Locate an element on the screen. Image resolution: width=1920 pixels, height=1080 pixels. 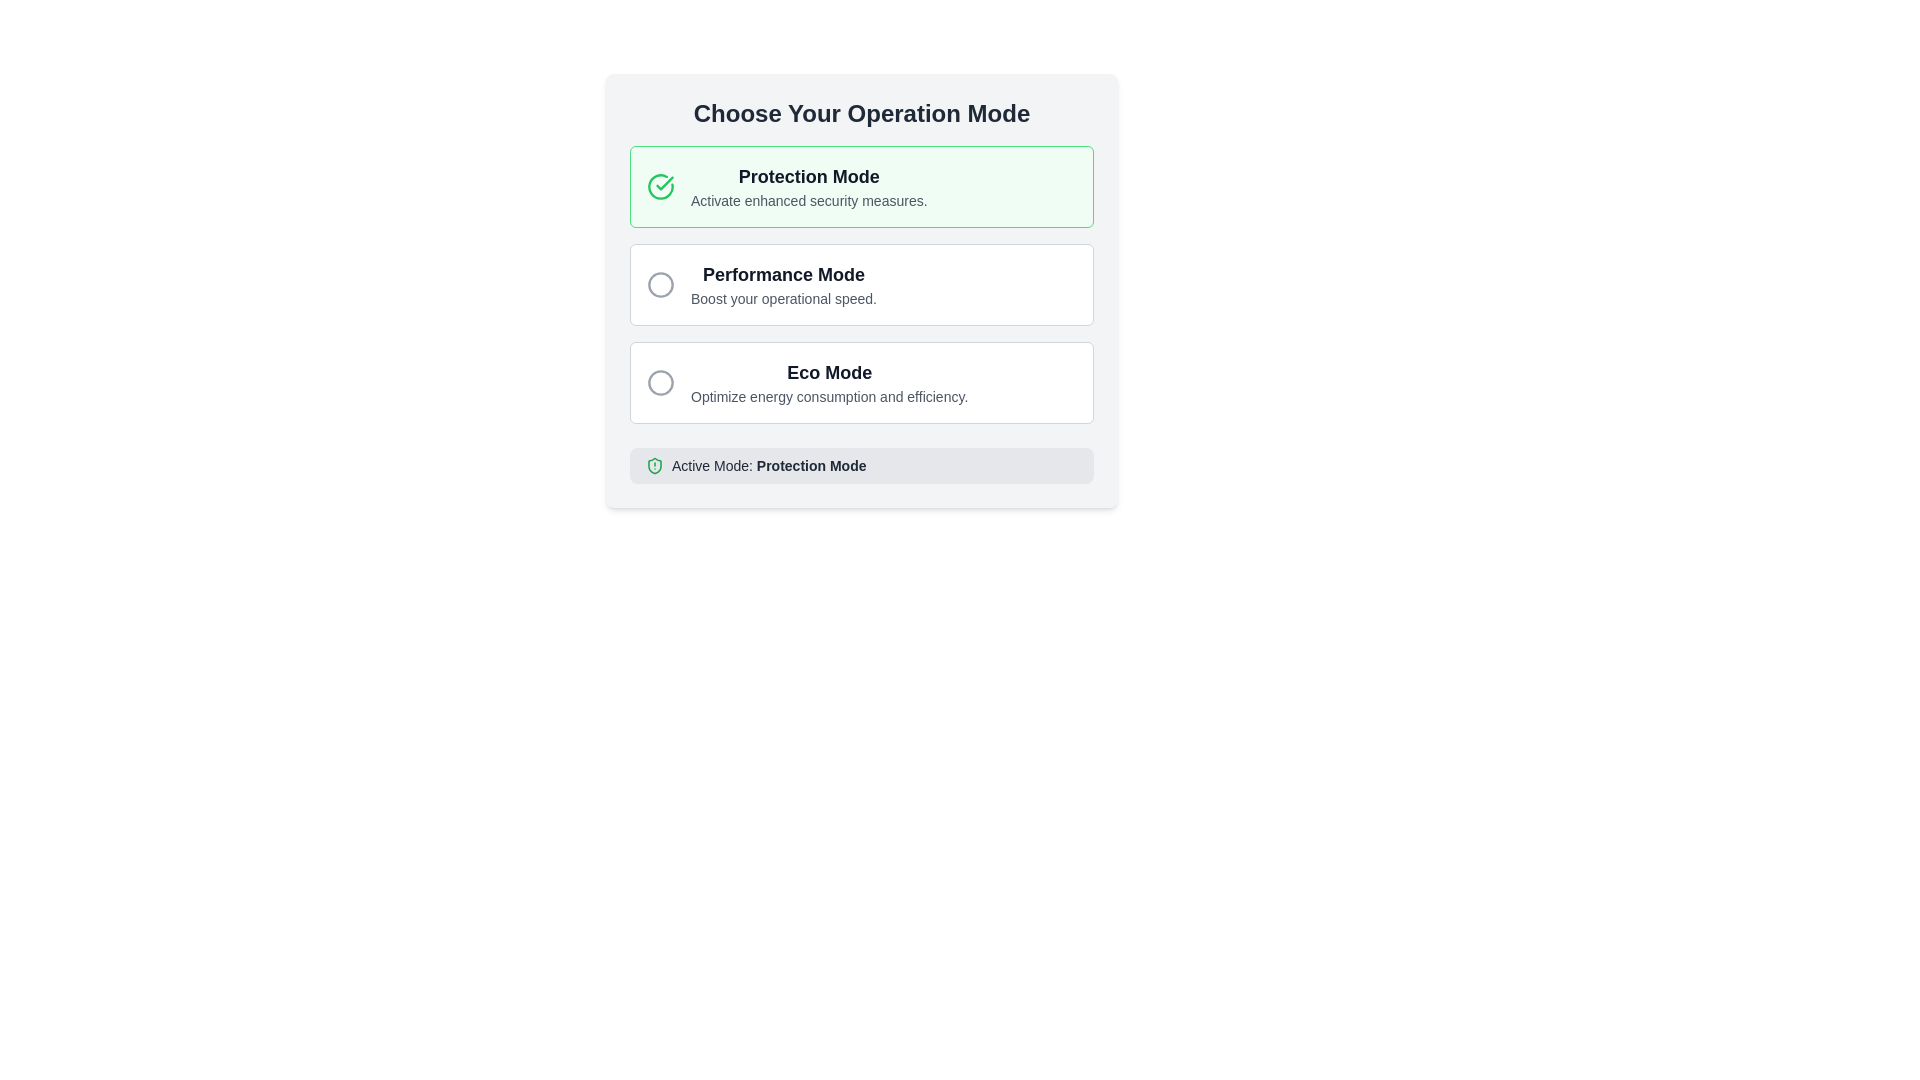
the icon indicating the active mode, which highlights the protection mode with an alert warning symbol, located to the left of the text 'Active Mode: Protection Mode.' is located at coordinates (654, 466).